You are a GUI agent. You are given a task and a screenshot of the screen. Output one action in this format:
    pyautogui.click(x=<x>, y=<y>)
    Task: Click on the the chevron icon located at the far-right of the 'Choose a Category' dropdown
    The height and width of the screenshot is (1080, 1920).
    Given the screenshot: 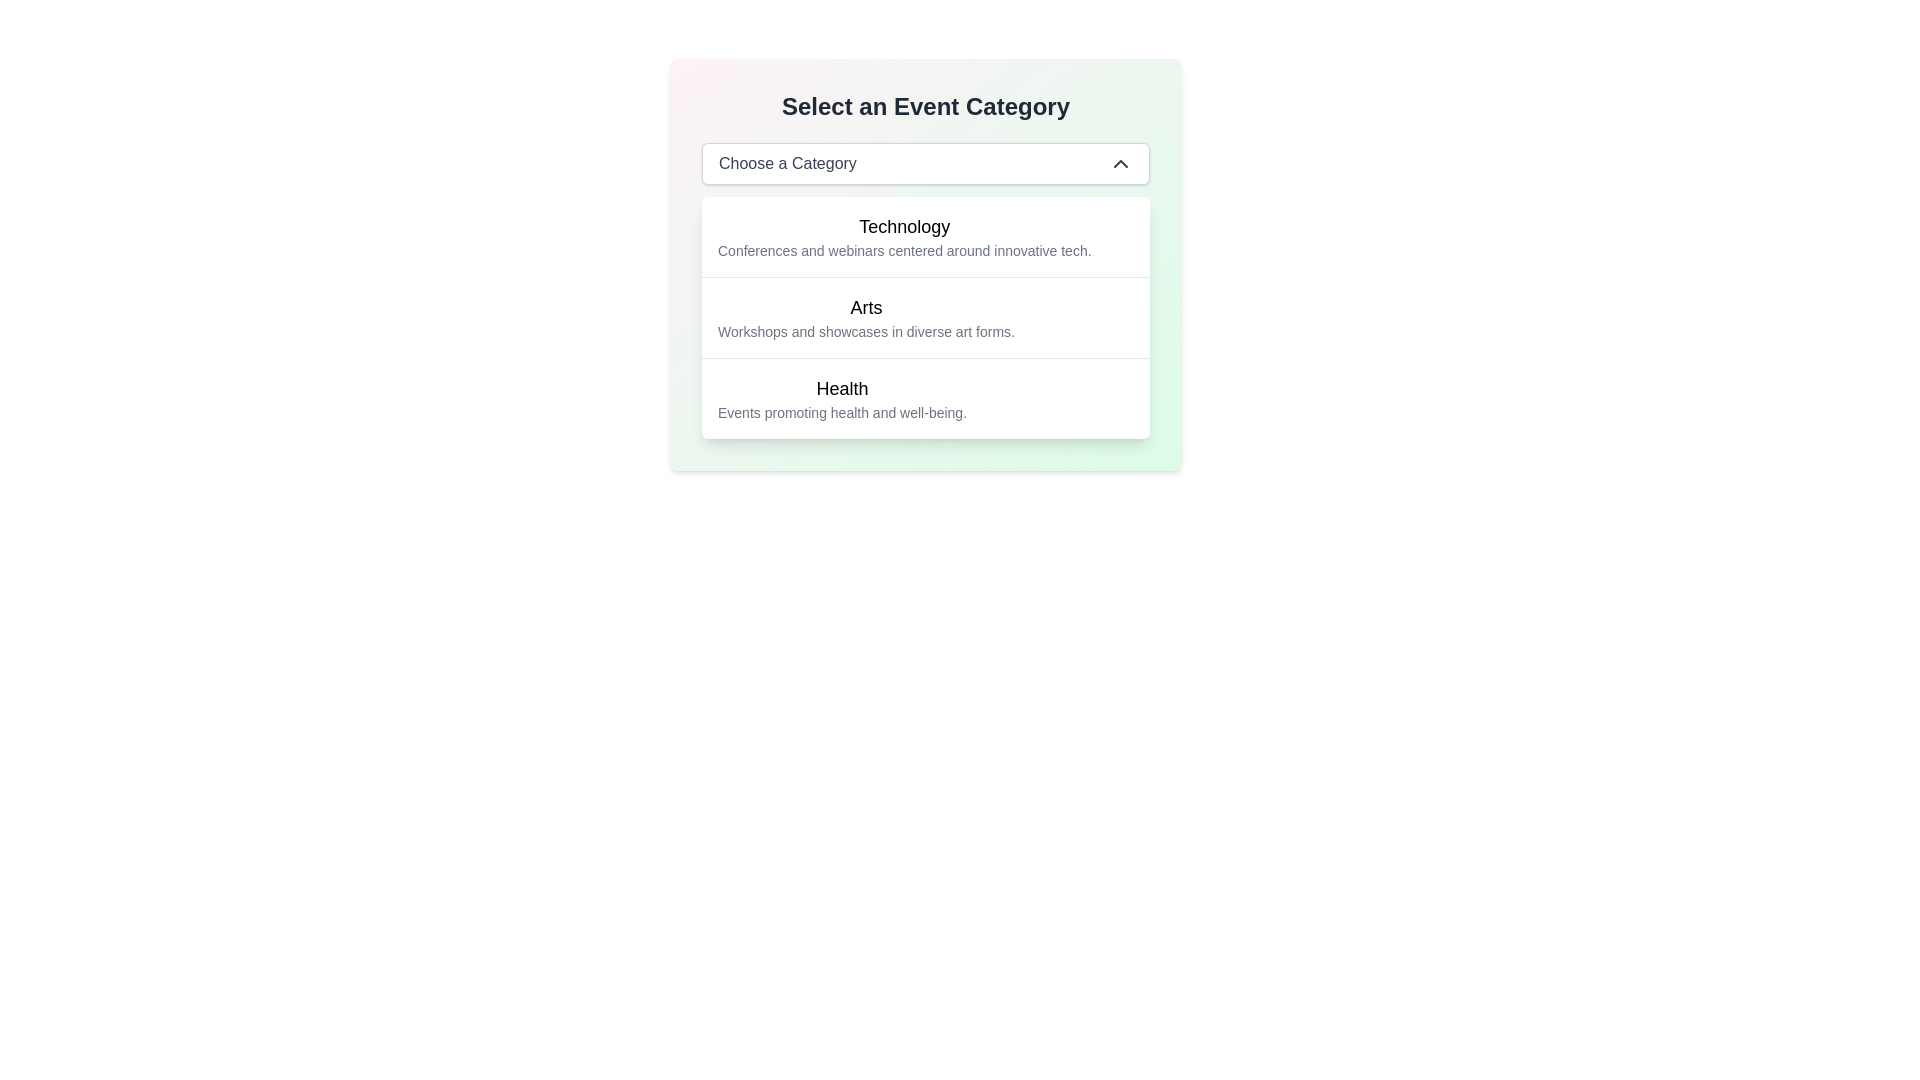 What is the action you would take?
    pyautogui.click(x=1121, y=163)
    